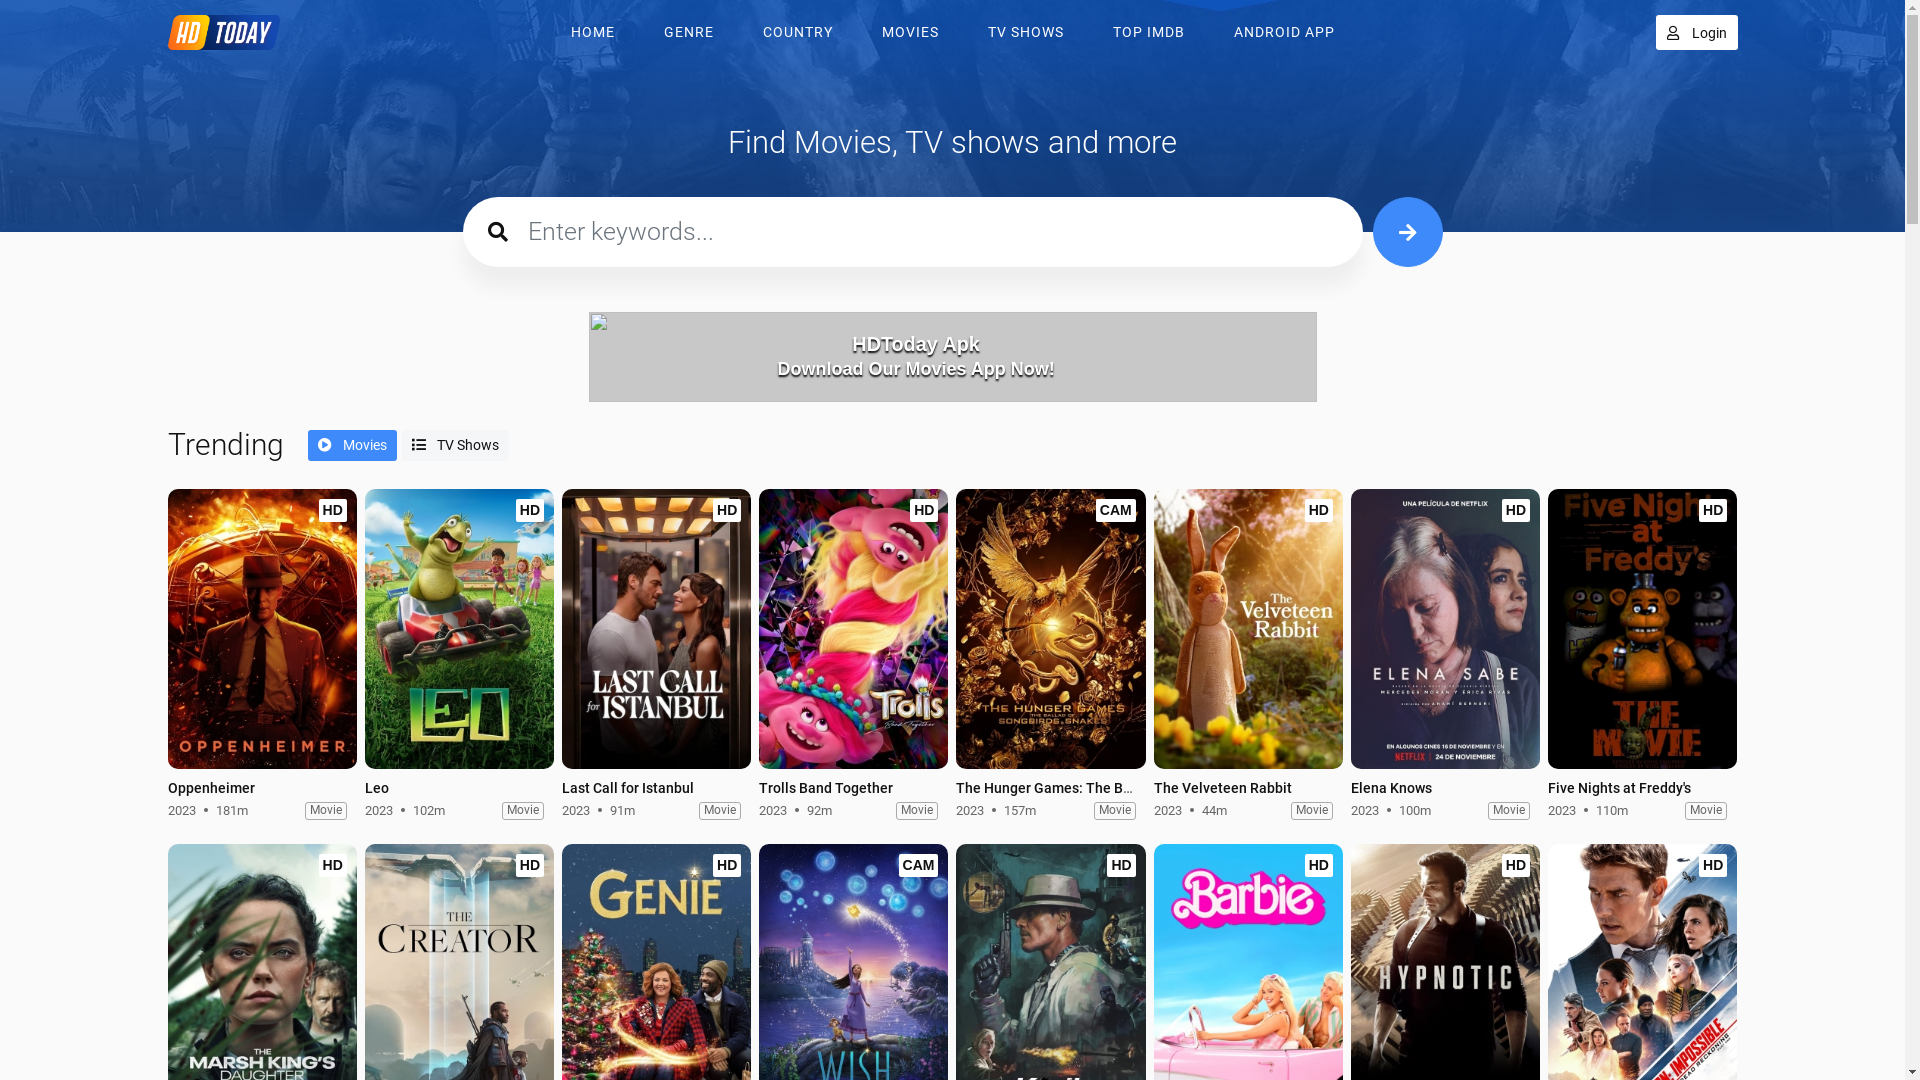 The width and height of the screenshot is (1920, 1080). Describe the element at coordinates (741, 32) in the screenshot. I see `'COUNTRY'` at that location.